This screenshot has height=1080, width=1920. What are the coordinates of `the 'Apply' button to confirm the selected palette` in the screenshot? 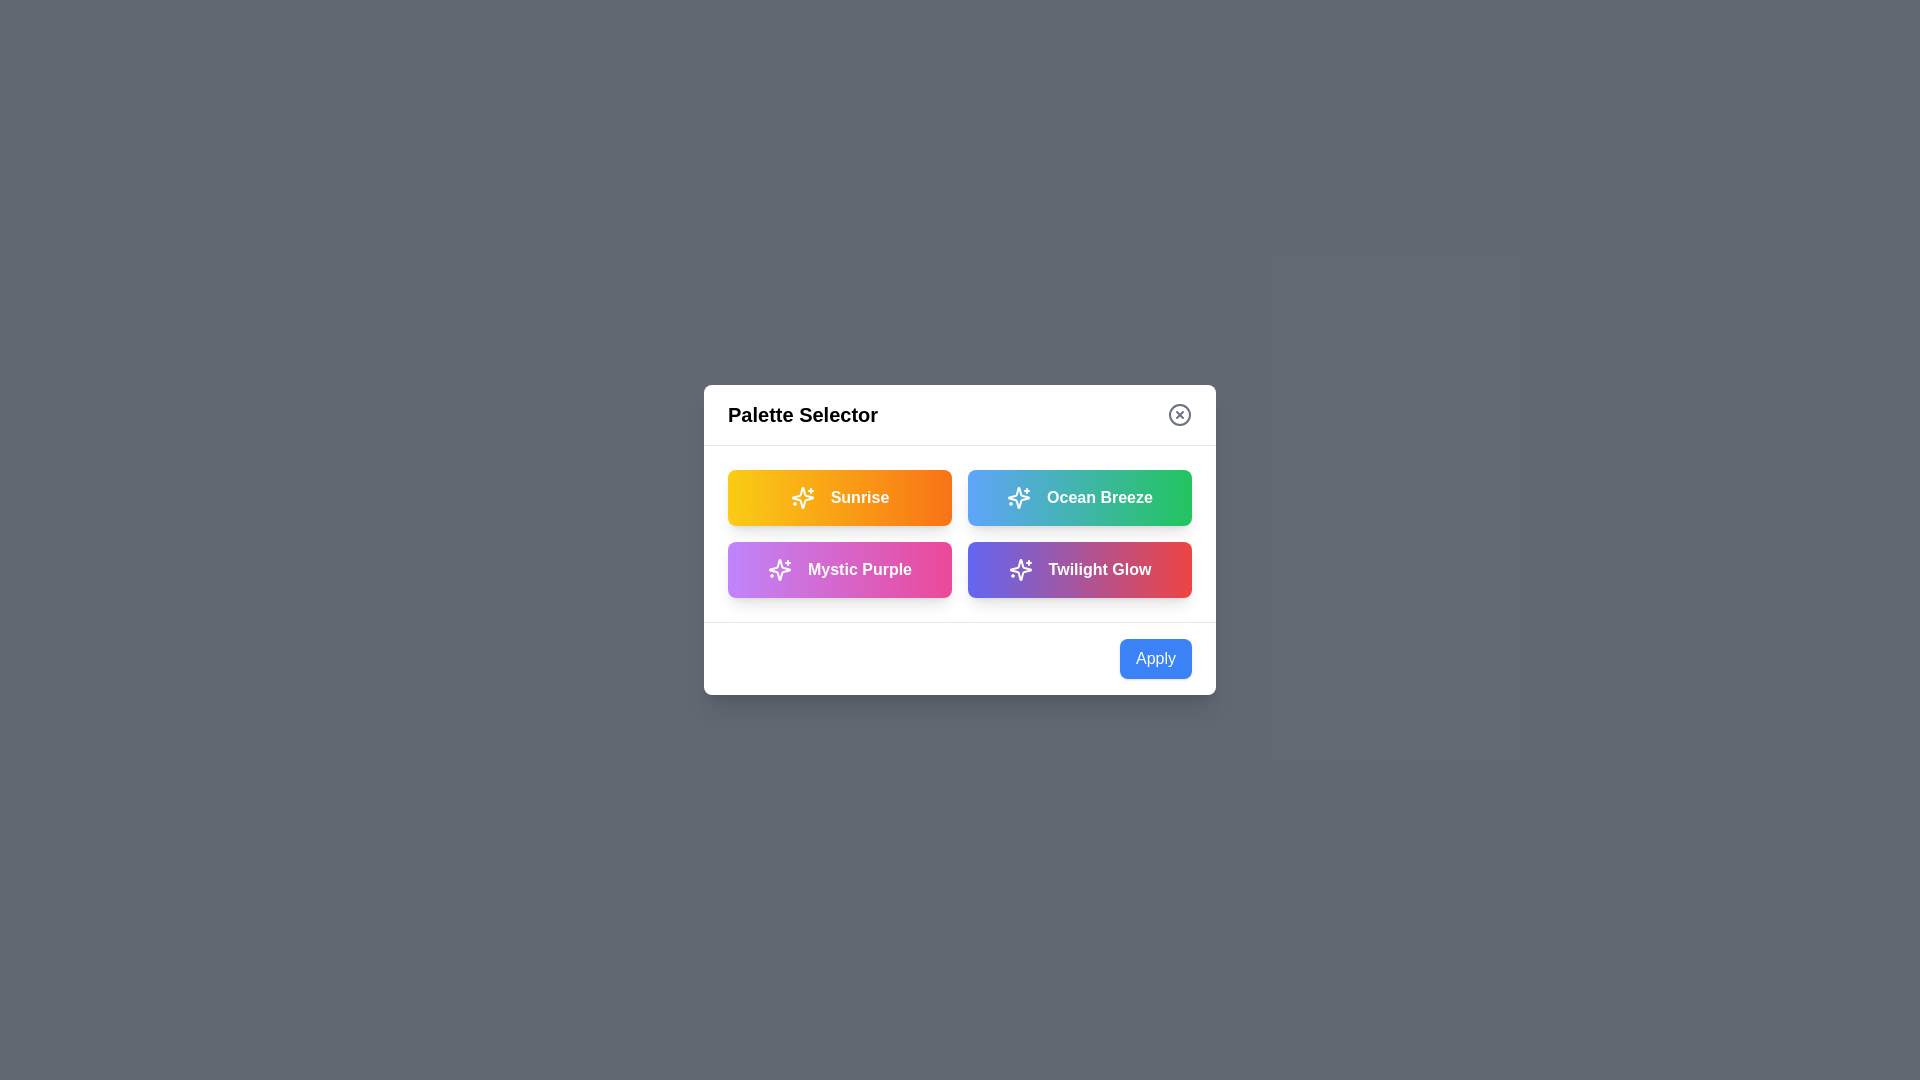 It's located at (1156, 659).